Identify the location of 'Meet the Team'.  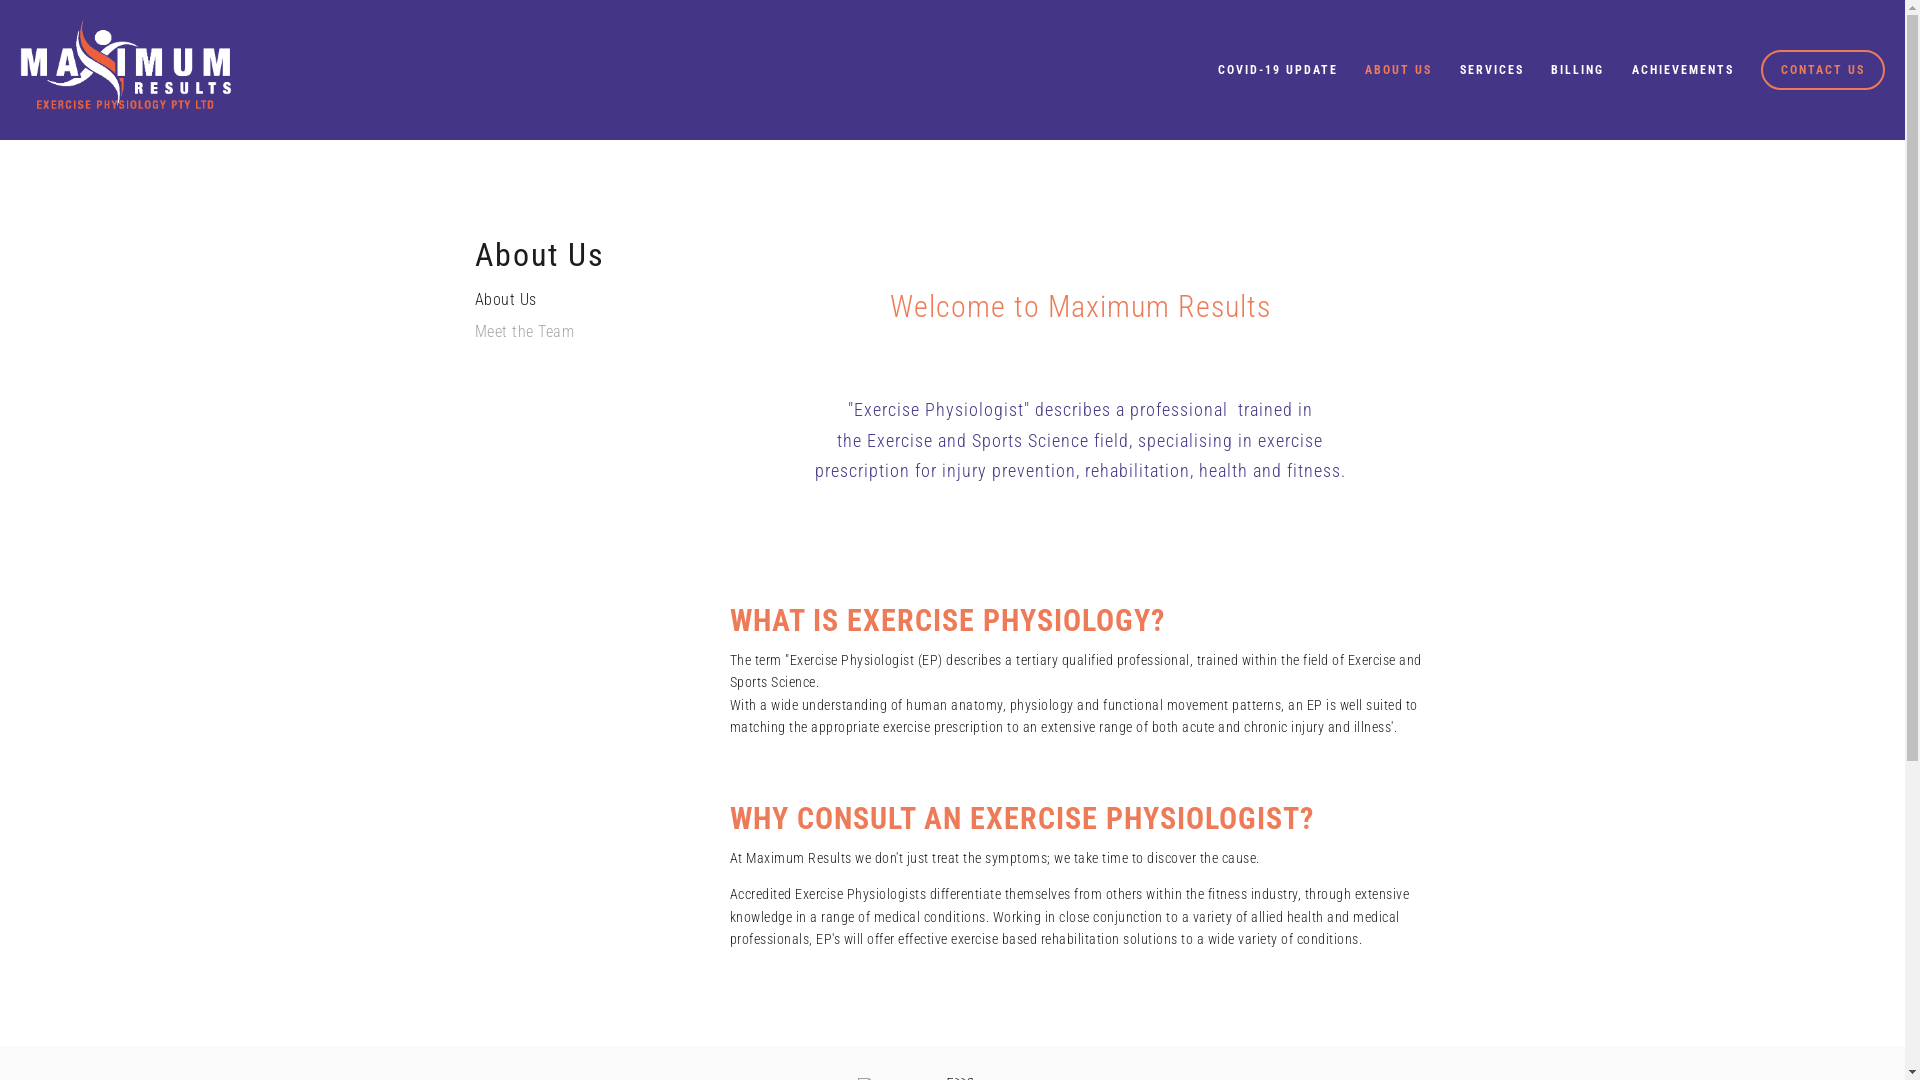
(473, 337).